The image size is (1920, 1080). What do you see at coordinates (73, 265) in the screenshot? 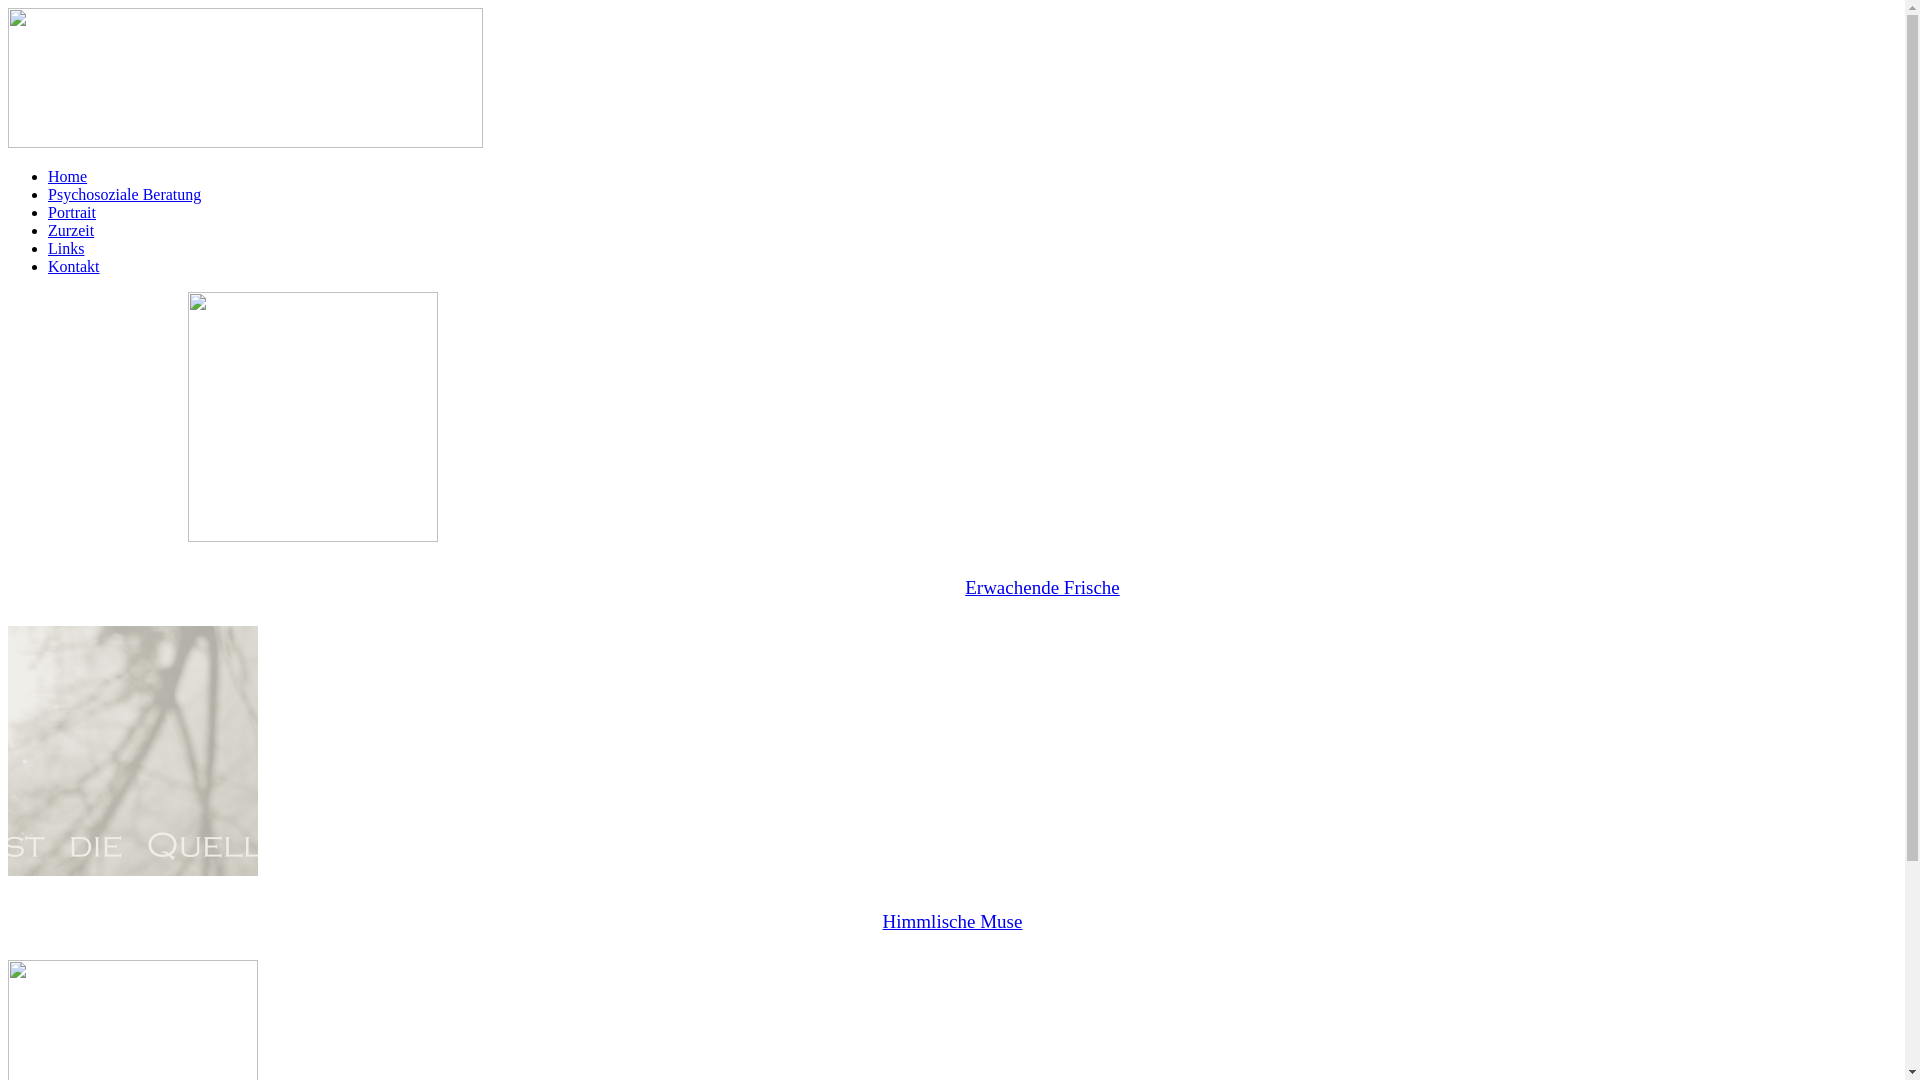
I see `'Kontakt'` at bounding box center [73, 265].